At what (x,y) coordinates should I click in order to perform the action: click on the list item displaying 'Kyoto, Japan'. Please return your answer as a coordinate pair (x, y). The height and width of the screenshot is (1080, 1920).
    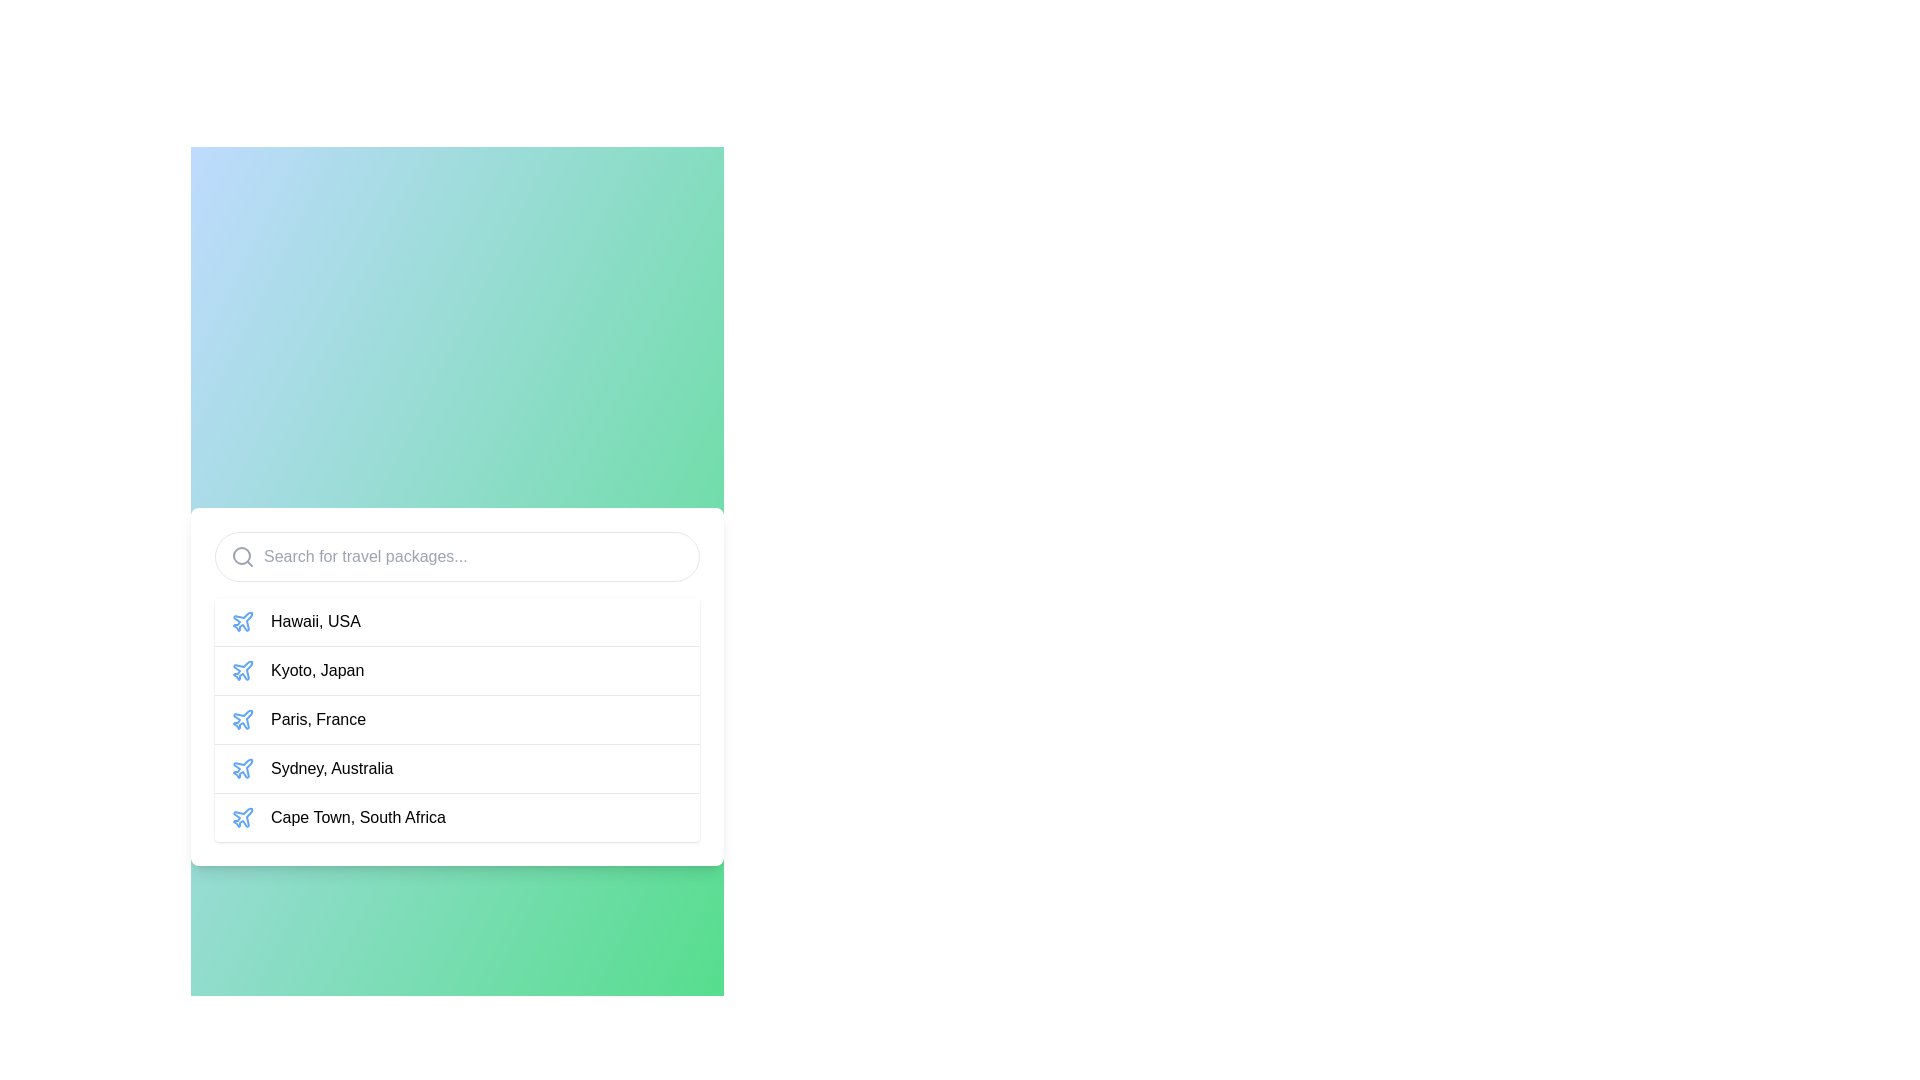
    Looking at the image, I should click on (456, 670).